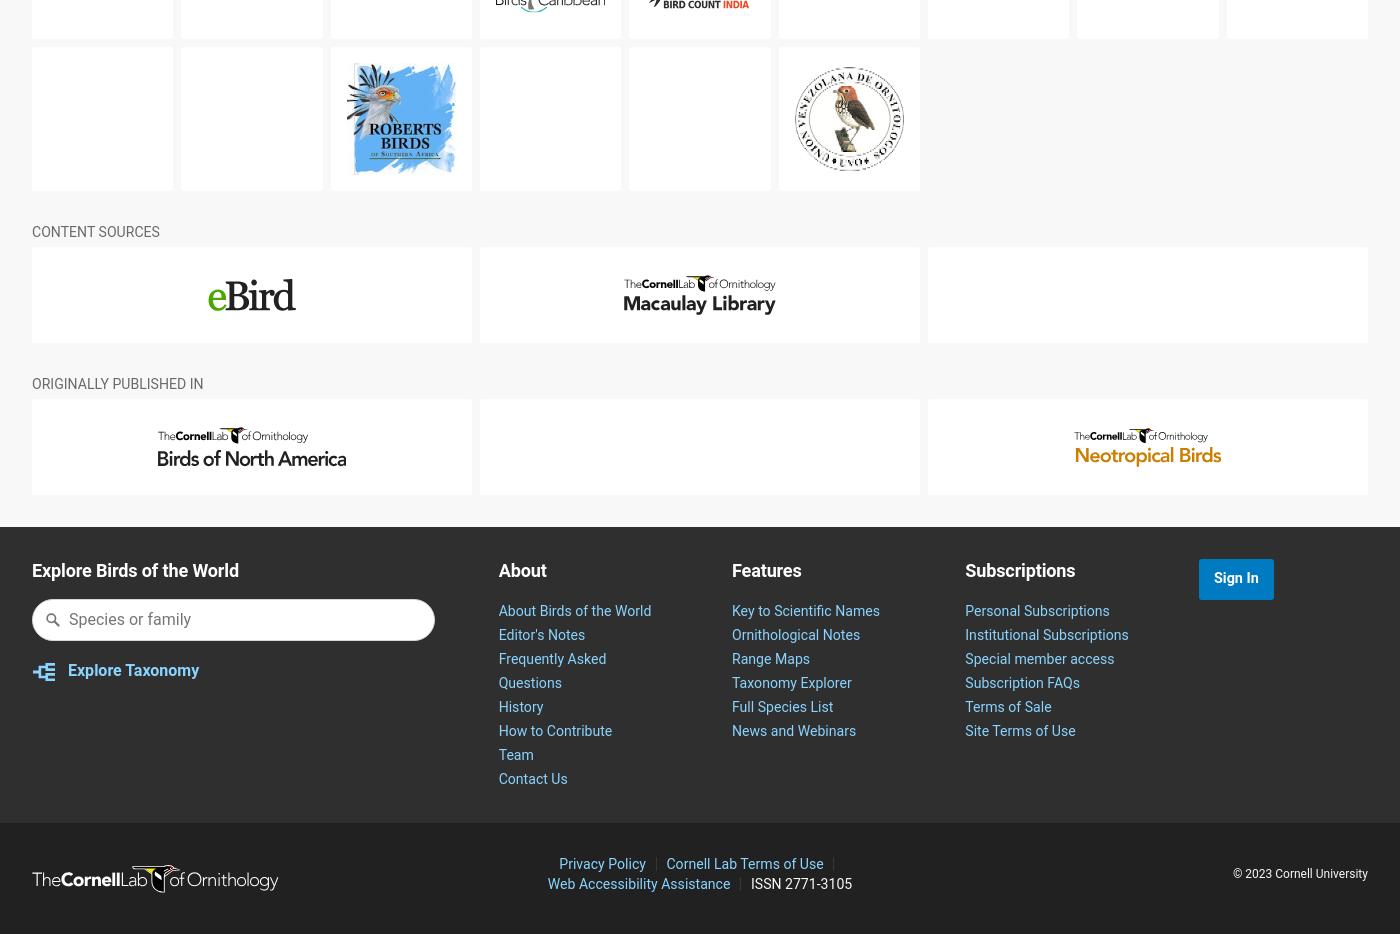 The height and width of the screenshot is (934, 1400). What do you see at coordinates (522, 619) in the screenshot?
I see `'About'` at bounding box center [522, 619].